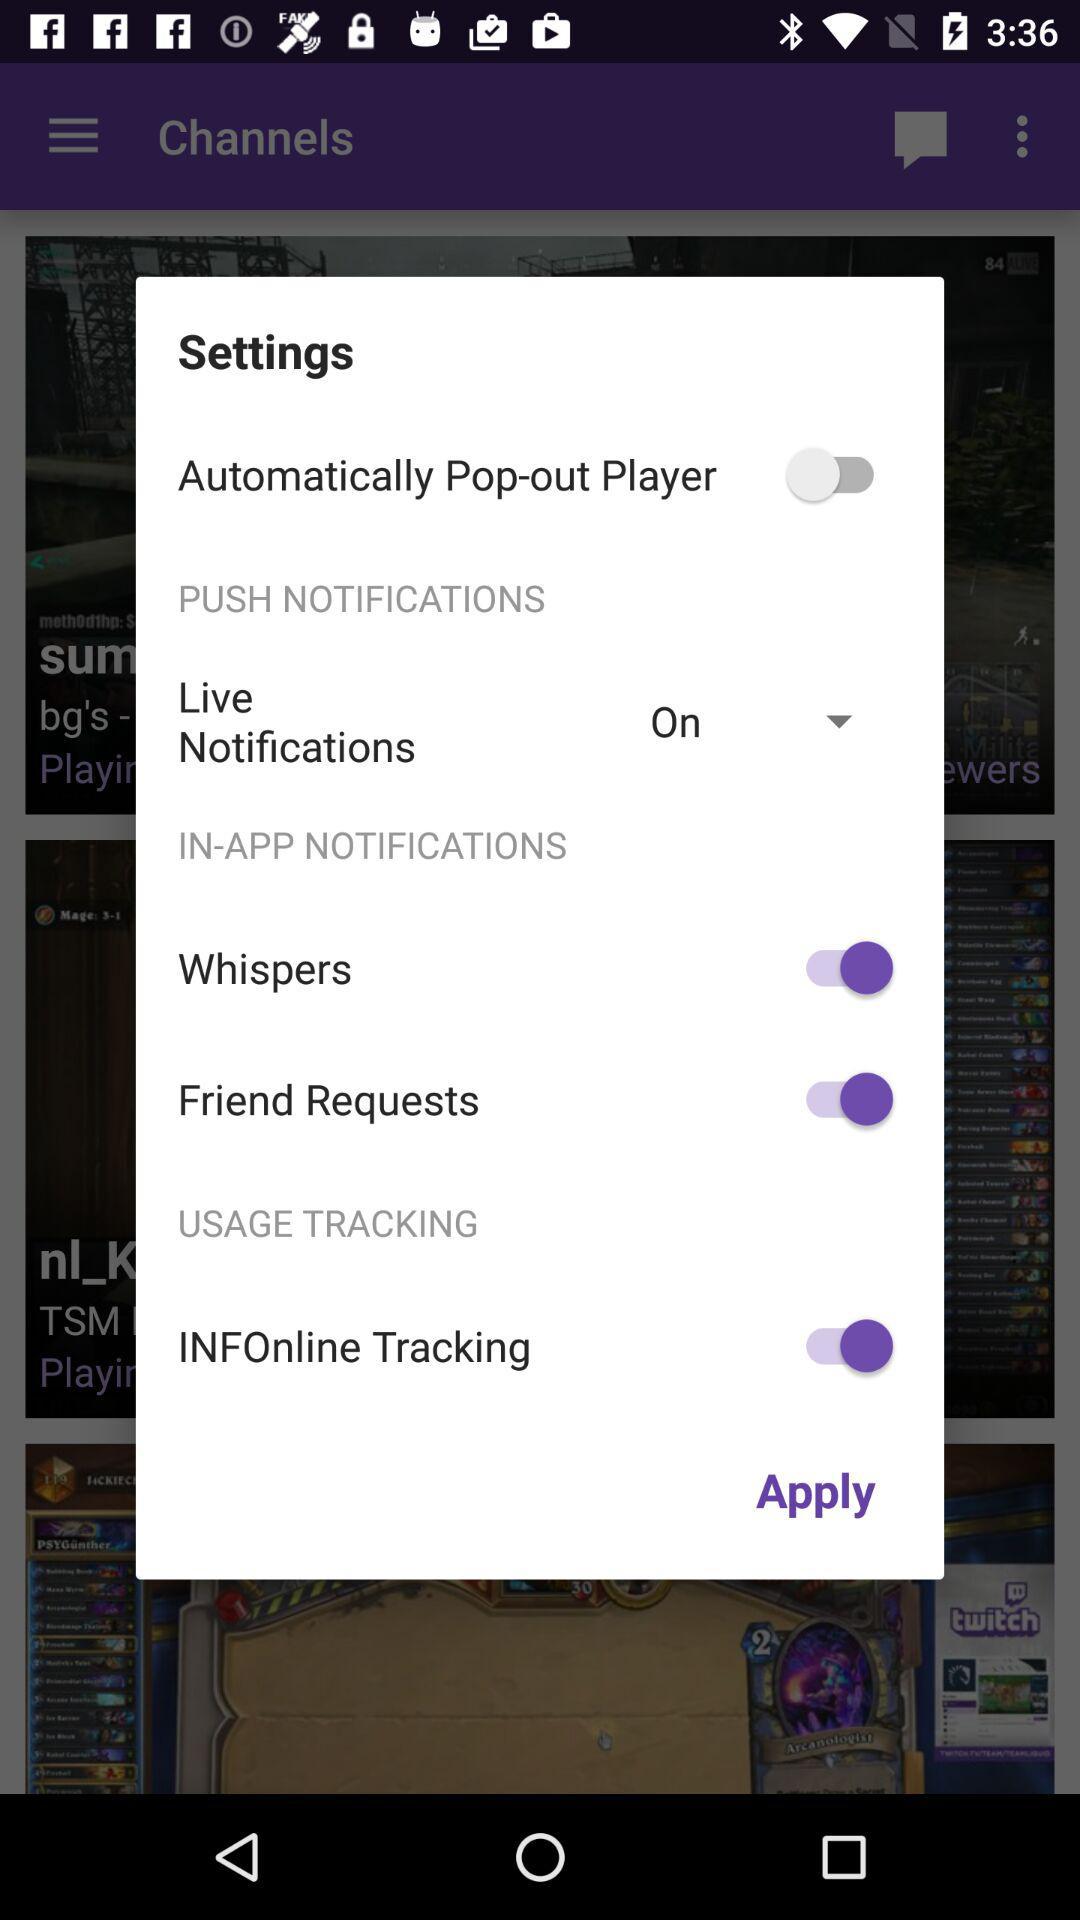 The width and height of the screenshot is (1080, 1920). What do you see at coordinates (840, 967) in the screenshot?
I see `item below in-app notifications icon` at bounding box center [840, 967].